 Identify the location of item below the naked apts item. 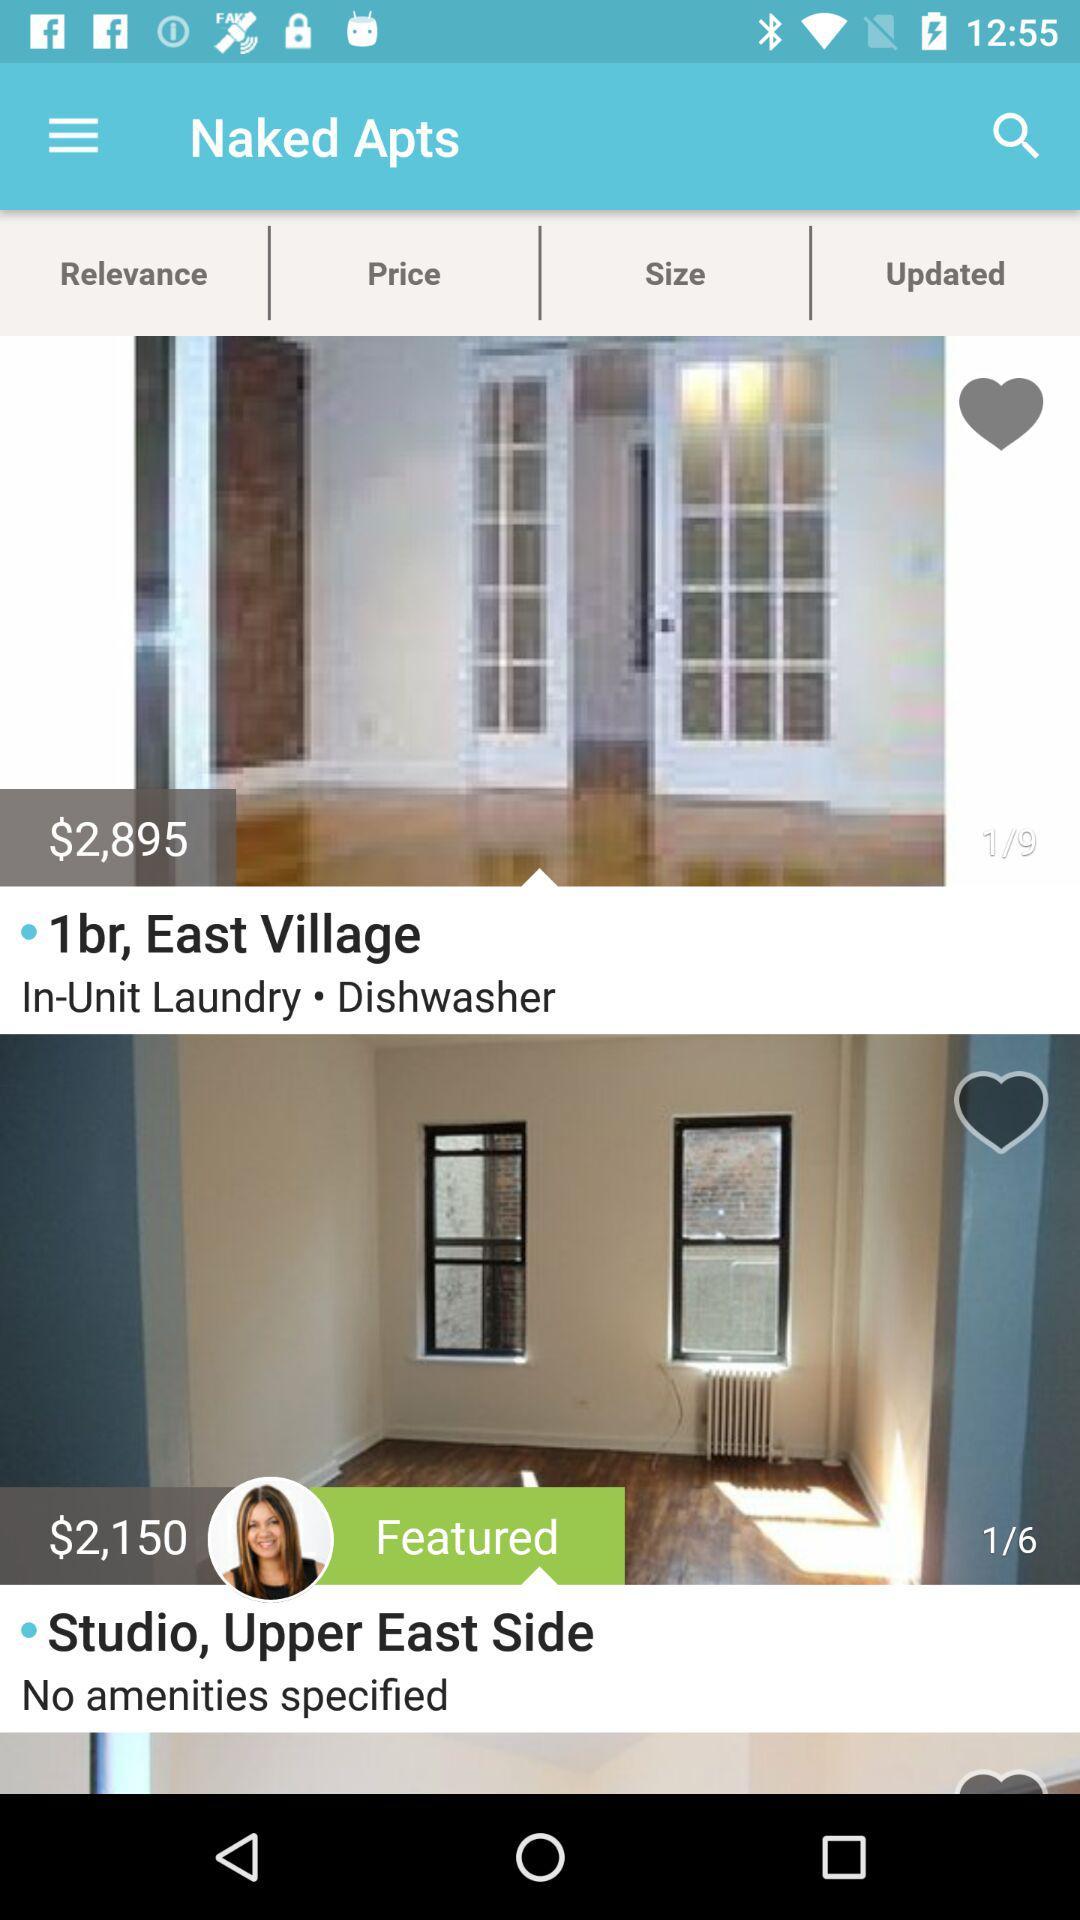
(404, 272).